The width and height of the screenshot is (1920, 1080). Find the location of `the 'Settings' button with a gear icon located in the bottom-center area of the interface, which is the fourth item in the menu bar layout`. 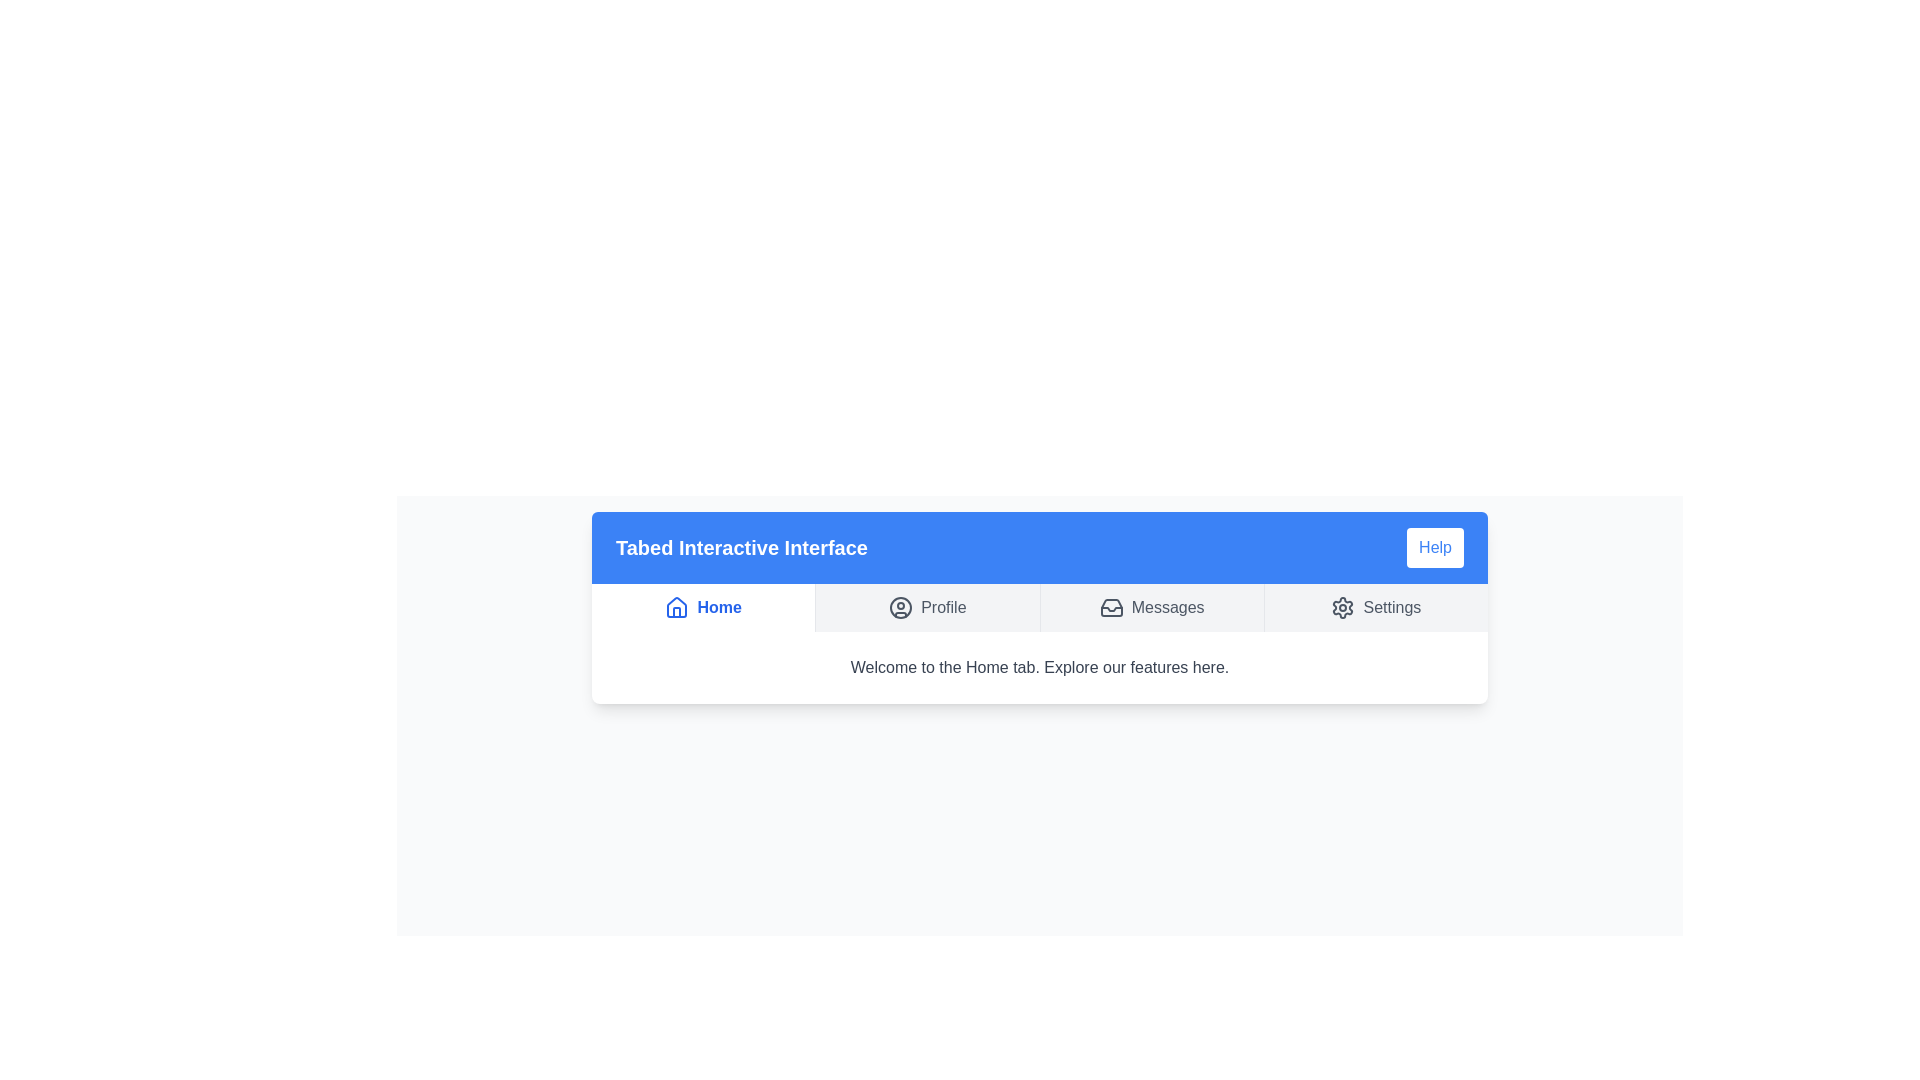

the 'Settings' button with a gear icon located in the bottom-center area of the interface, which is the fourth item in the menu bar layout is located at coordinates (1375, 607).